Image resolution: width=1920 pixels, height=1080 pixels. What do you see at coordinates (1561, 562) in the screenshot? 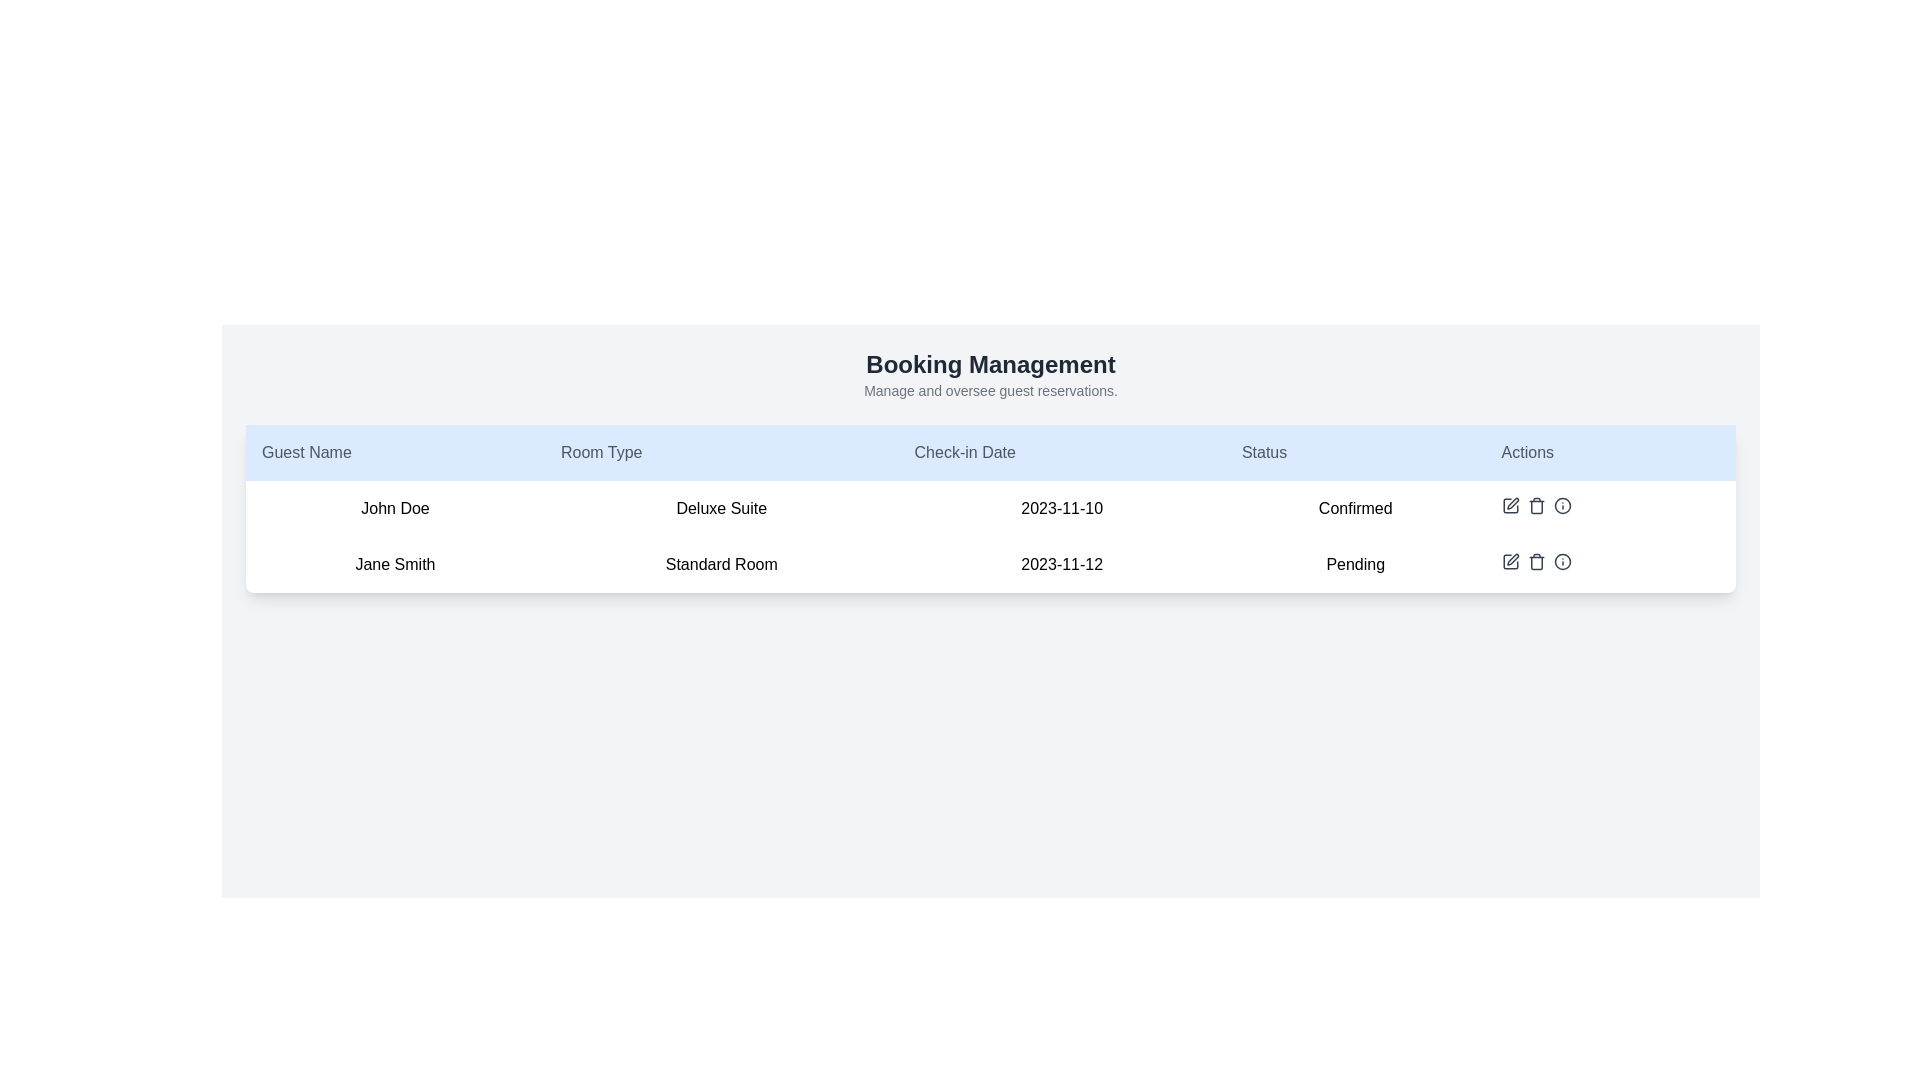
I see `the fourth action icon in the 'Actions' column of the table, which is a circular icon with a letter 'i'` at bounding box center [1561, 562].